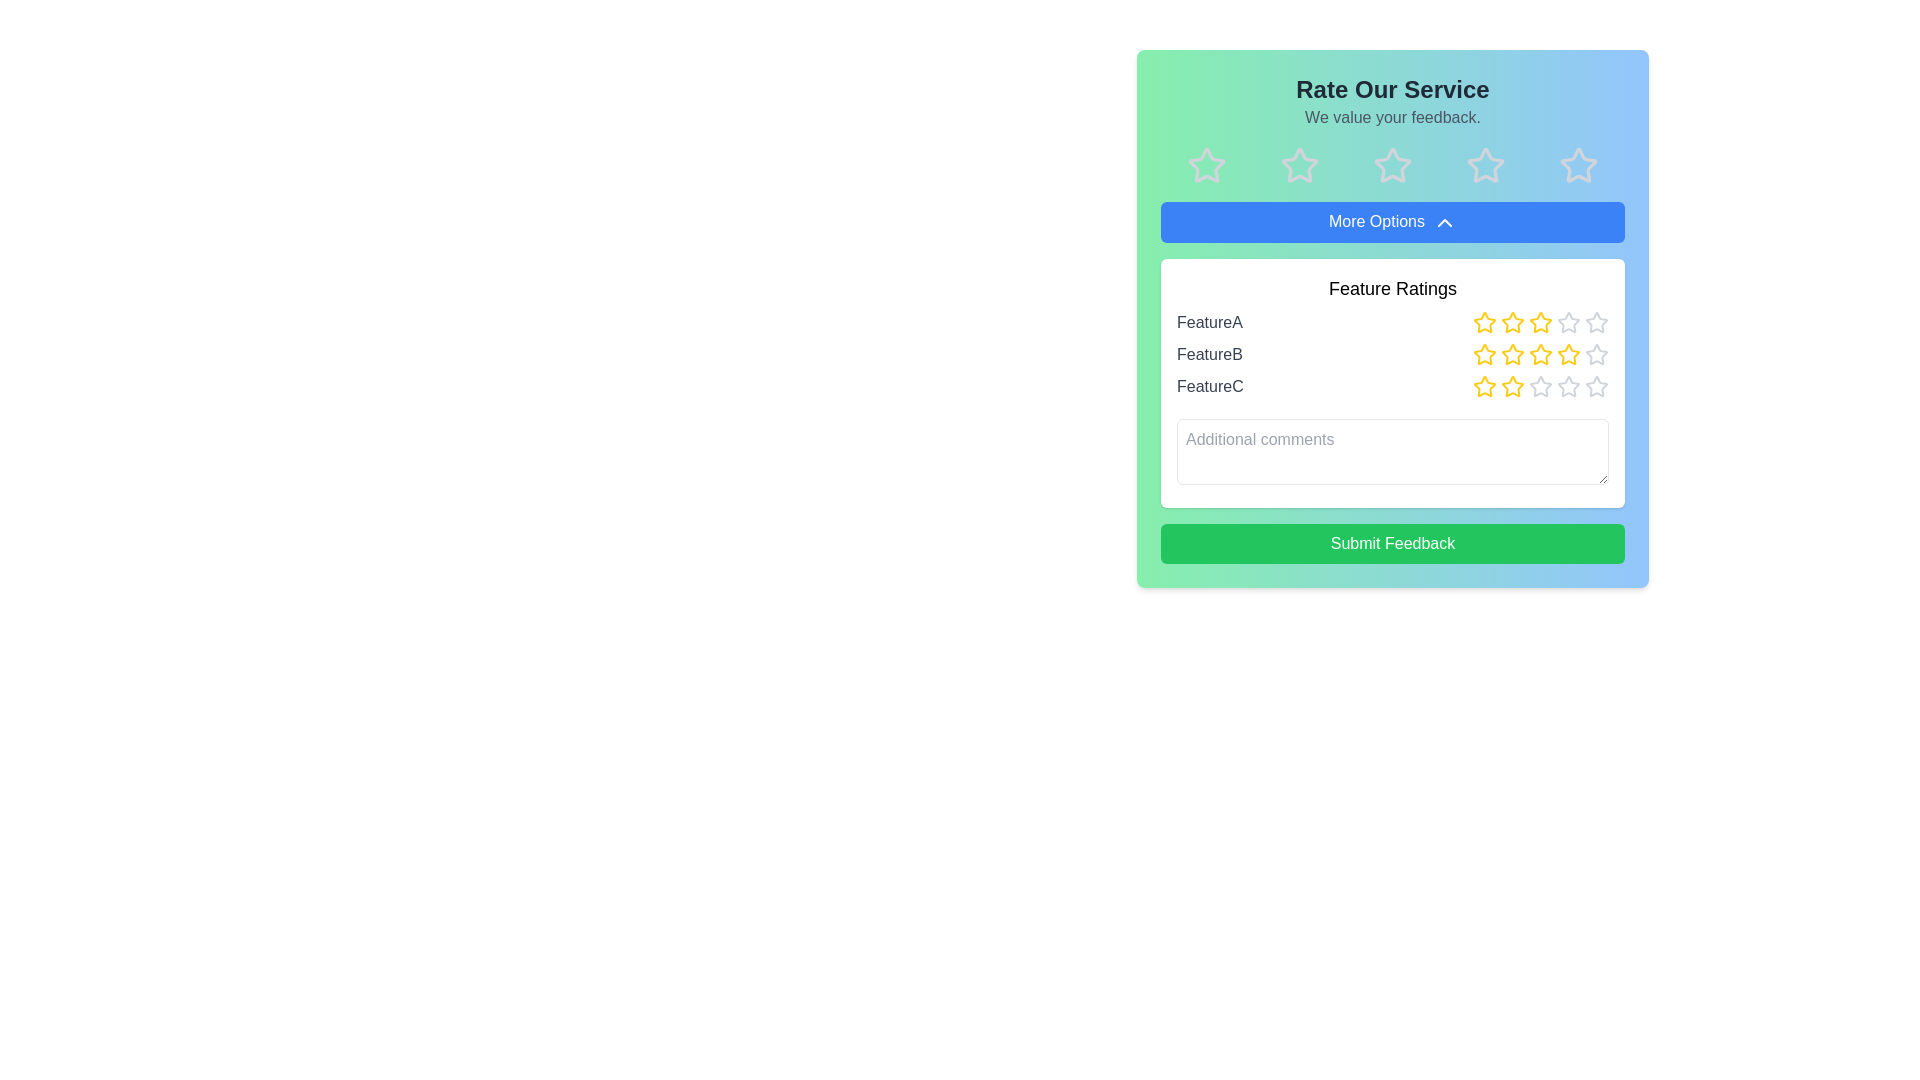 Image resolution: width=1920 pixels, height=1080 pixels. I want to click on the fourth star icon in the rating bar for 'FeatureA', so click(1512, 321).